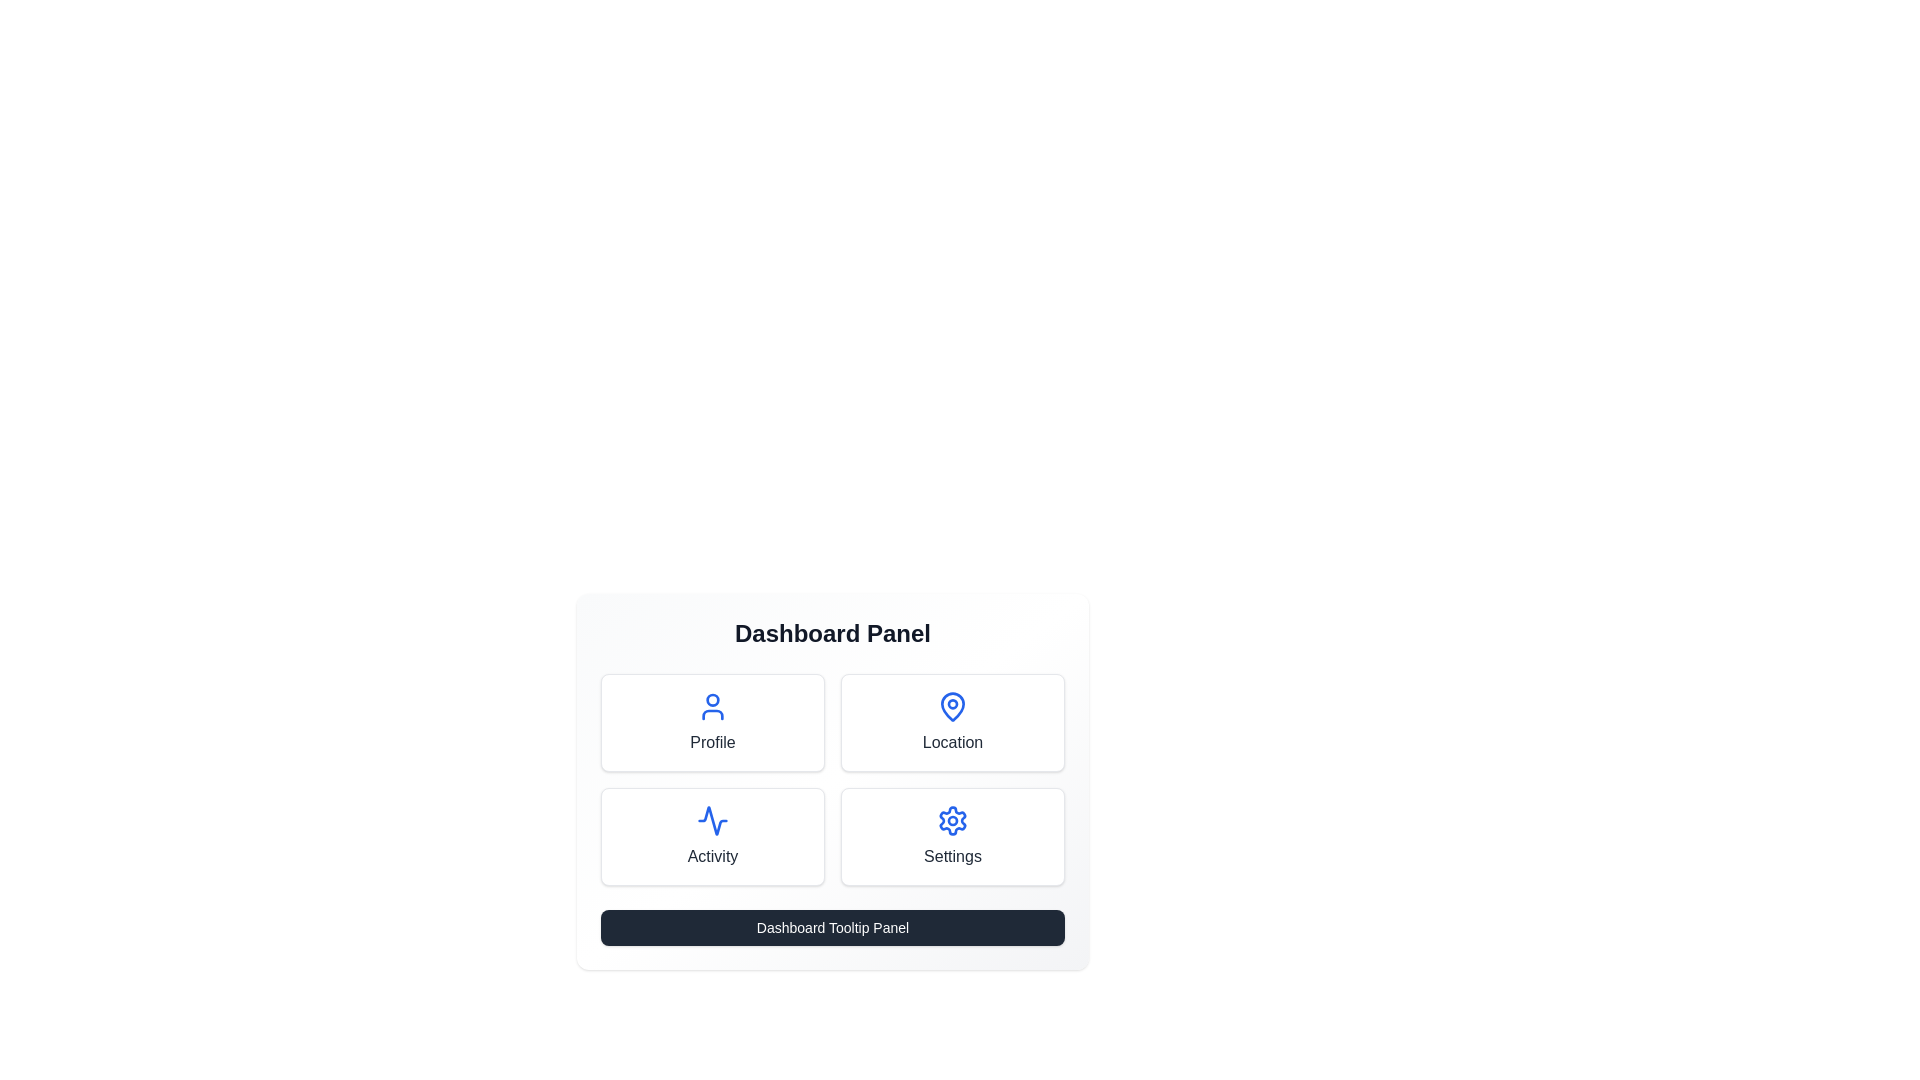  What do you see at coordinates (952, 722) in the screenshot?
I see `the button located in the top-right corner of the grid within the 'Dashboard Panel'` at bounding box center [952, 722].